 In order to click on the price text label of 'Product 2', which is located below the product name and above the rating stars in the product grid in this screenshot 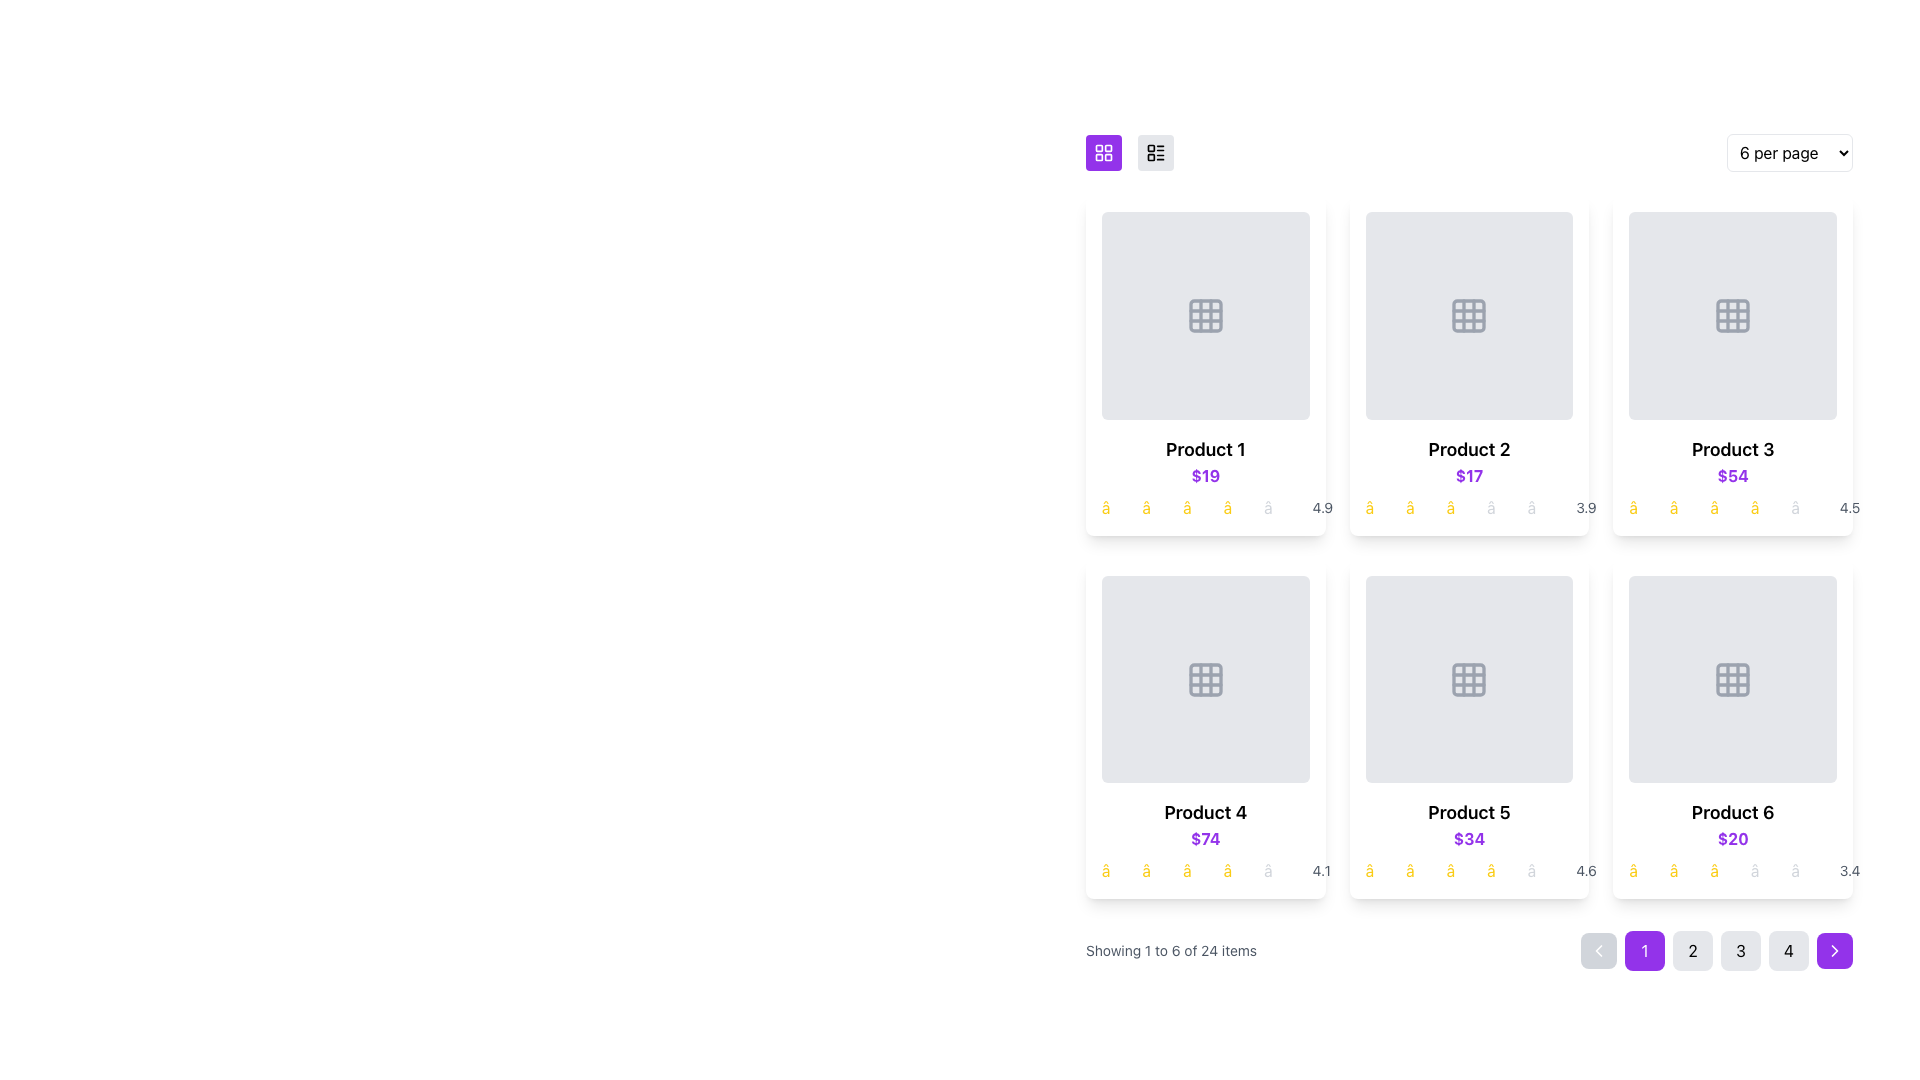, I will do `click(1469, 475)`.